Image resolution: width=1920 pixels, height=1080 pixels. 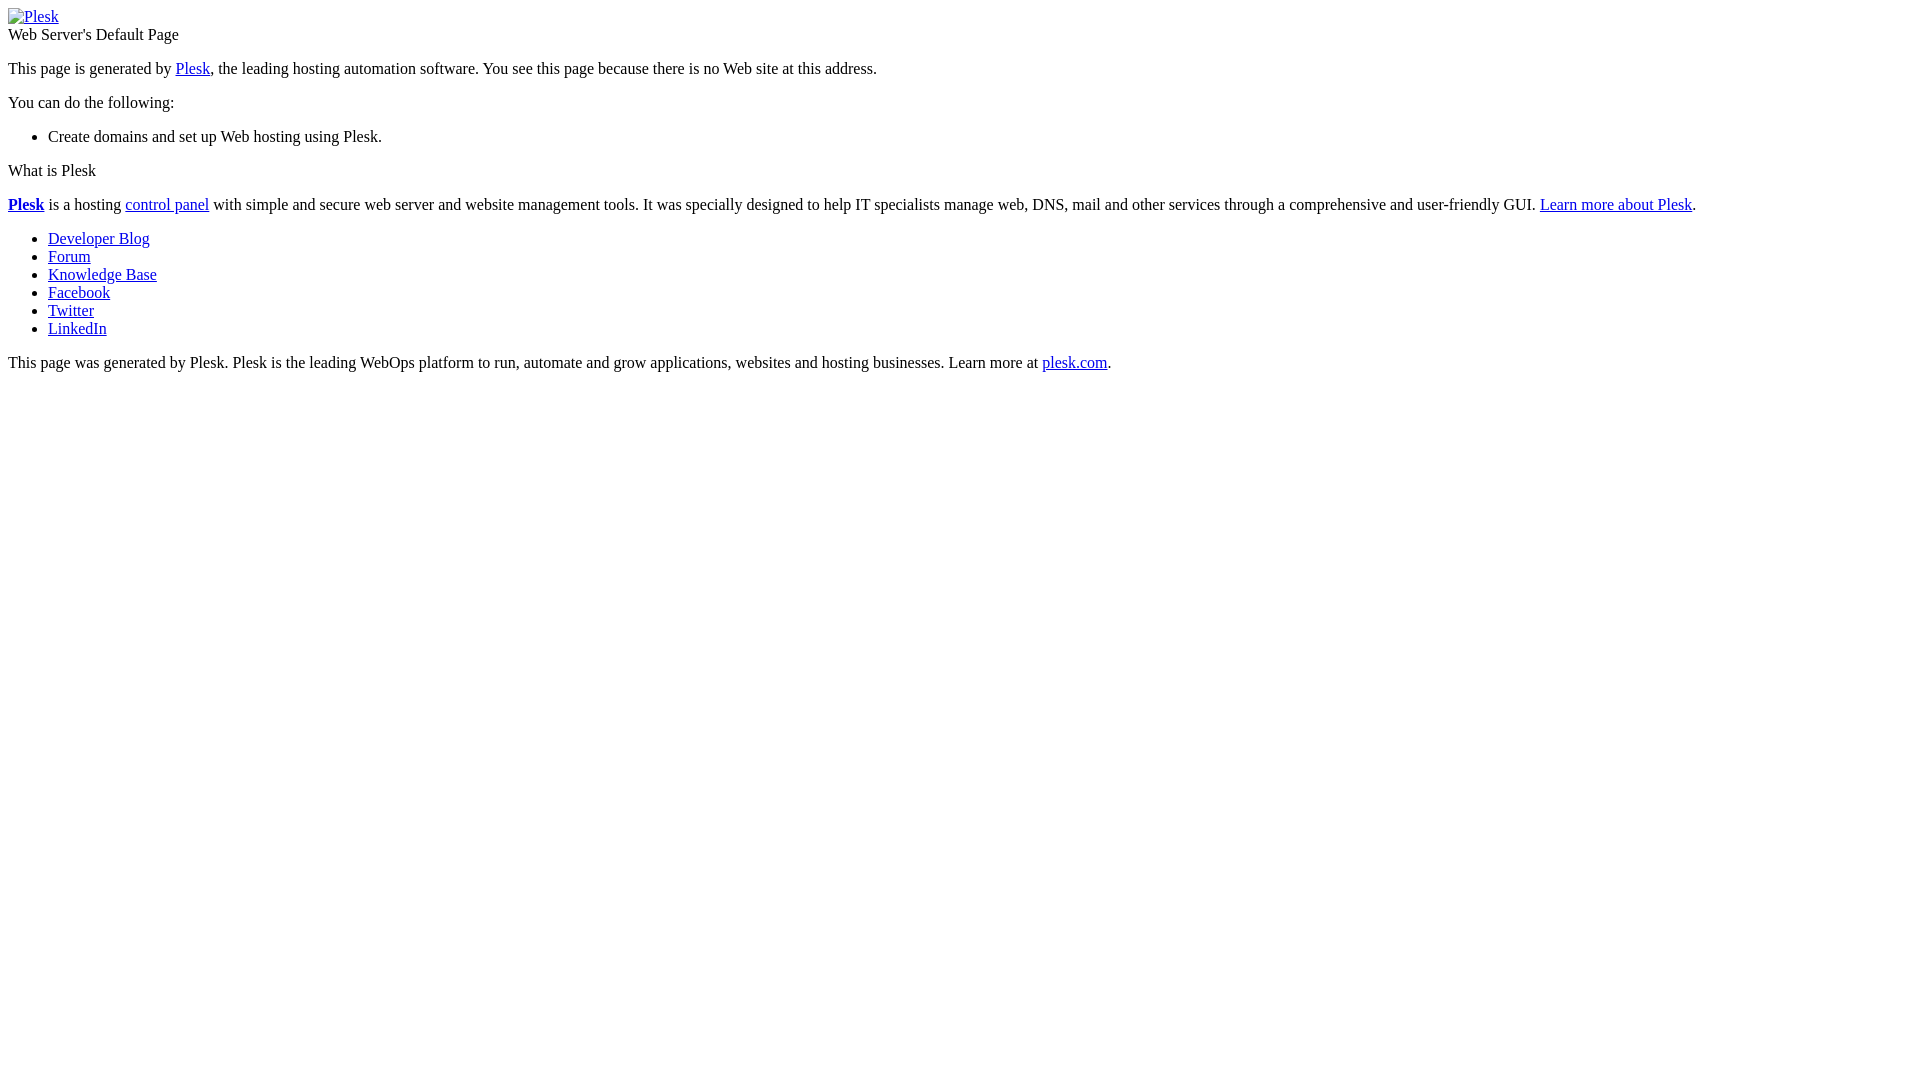 I want to click on 'LinkedIn', so click(x=48, y=327).